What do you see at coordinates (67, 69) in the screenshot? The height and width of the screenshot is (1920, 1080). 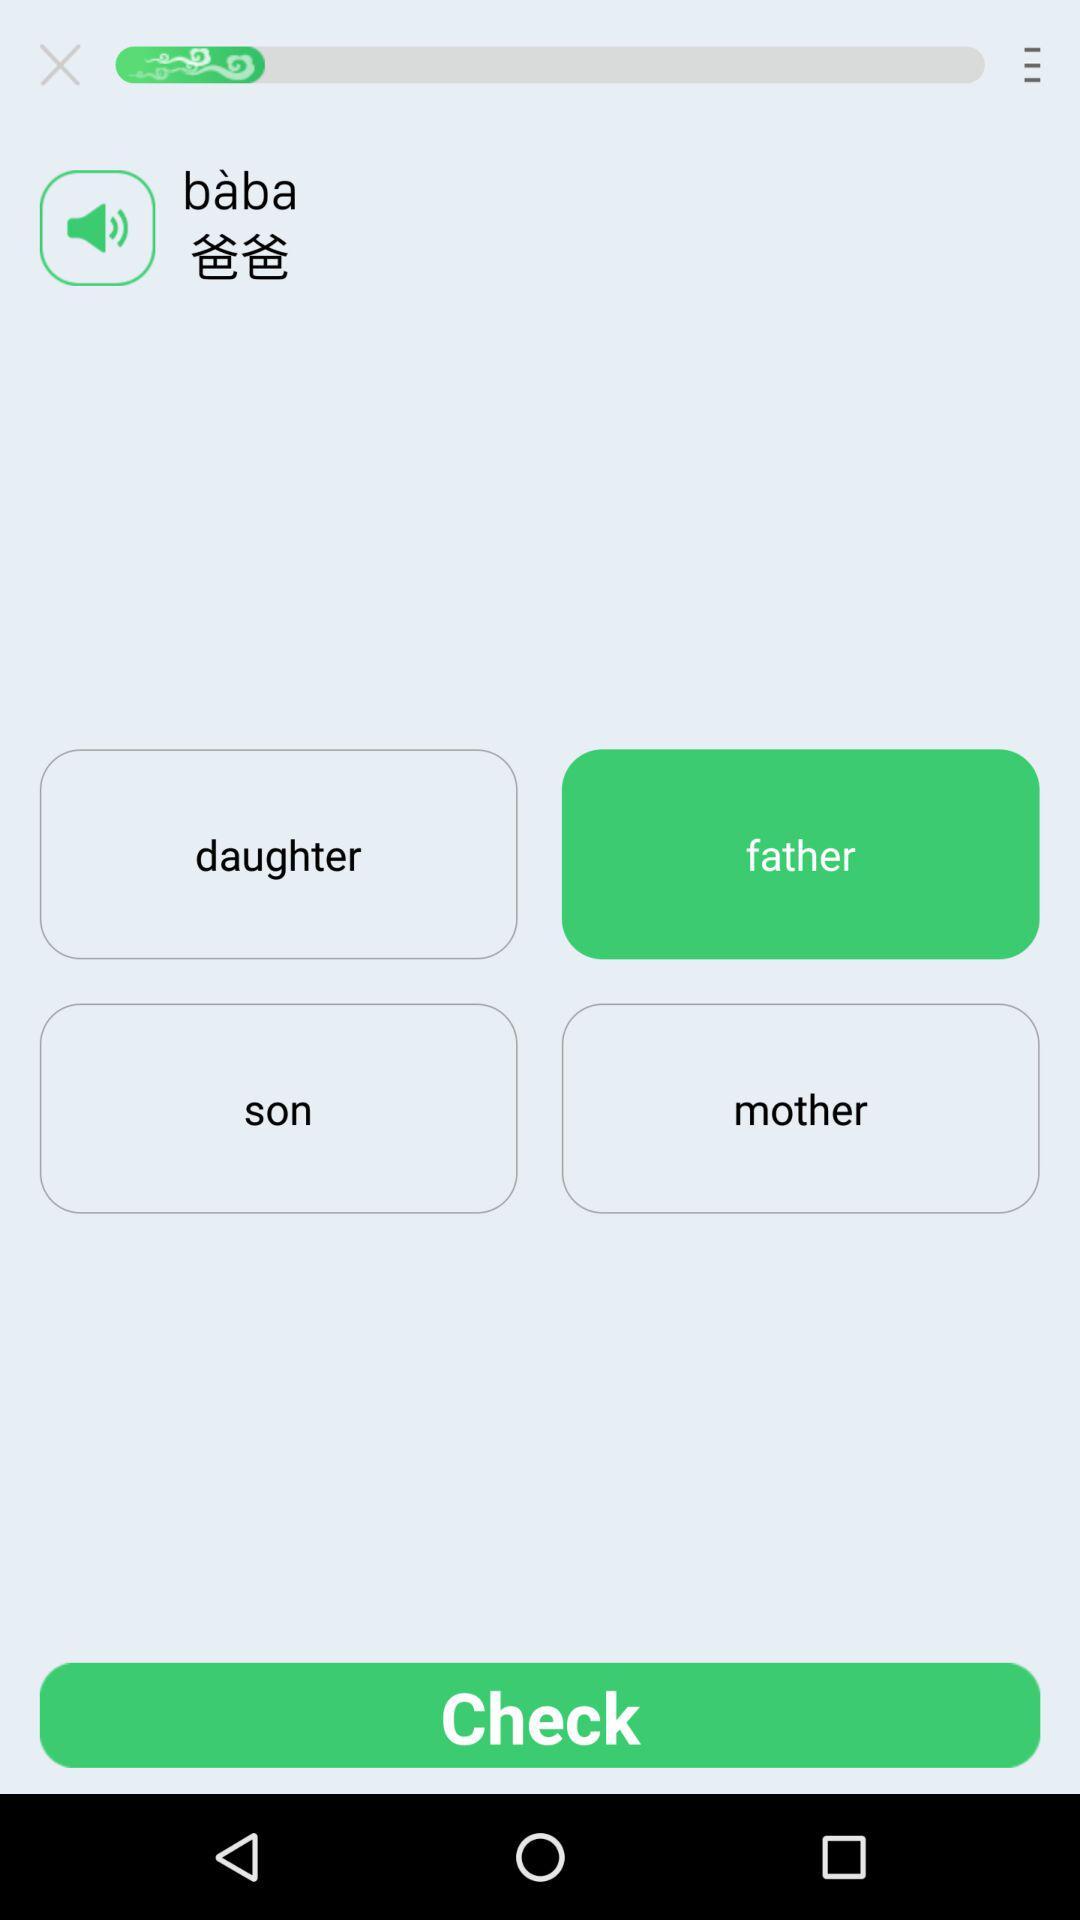 I see `the close icon` at bounding box center [67, 69].